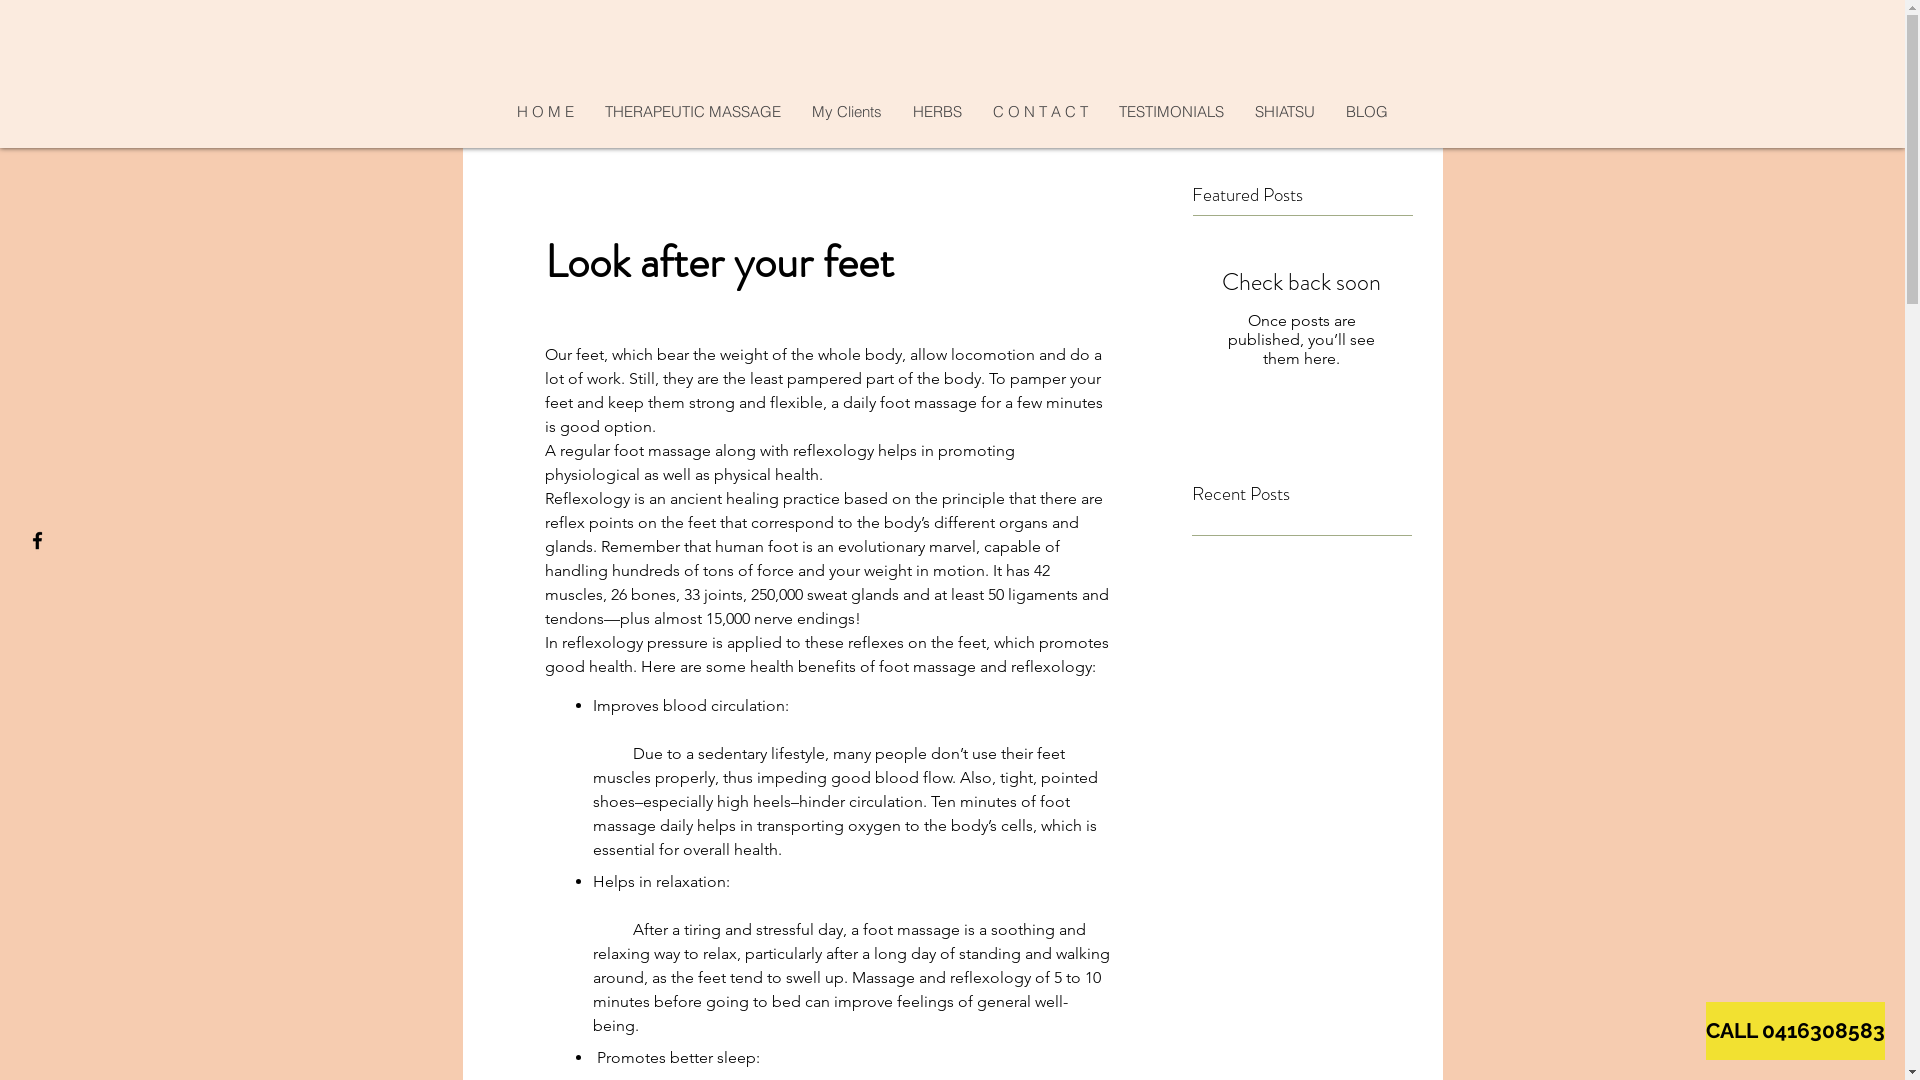 This screenshot has height=1080, width=1920. Describe the element at coordinates (1040, 111) in the screenshot. I see `'C O N T A C T'` at that location.